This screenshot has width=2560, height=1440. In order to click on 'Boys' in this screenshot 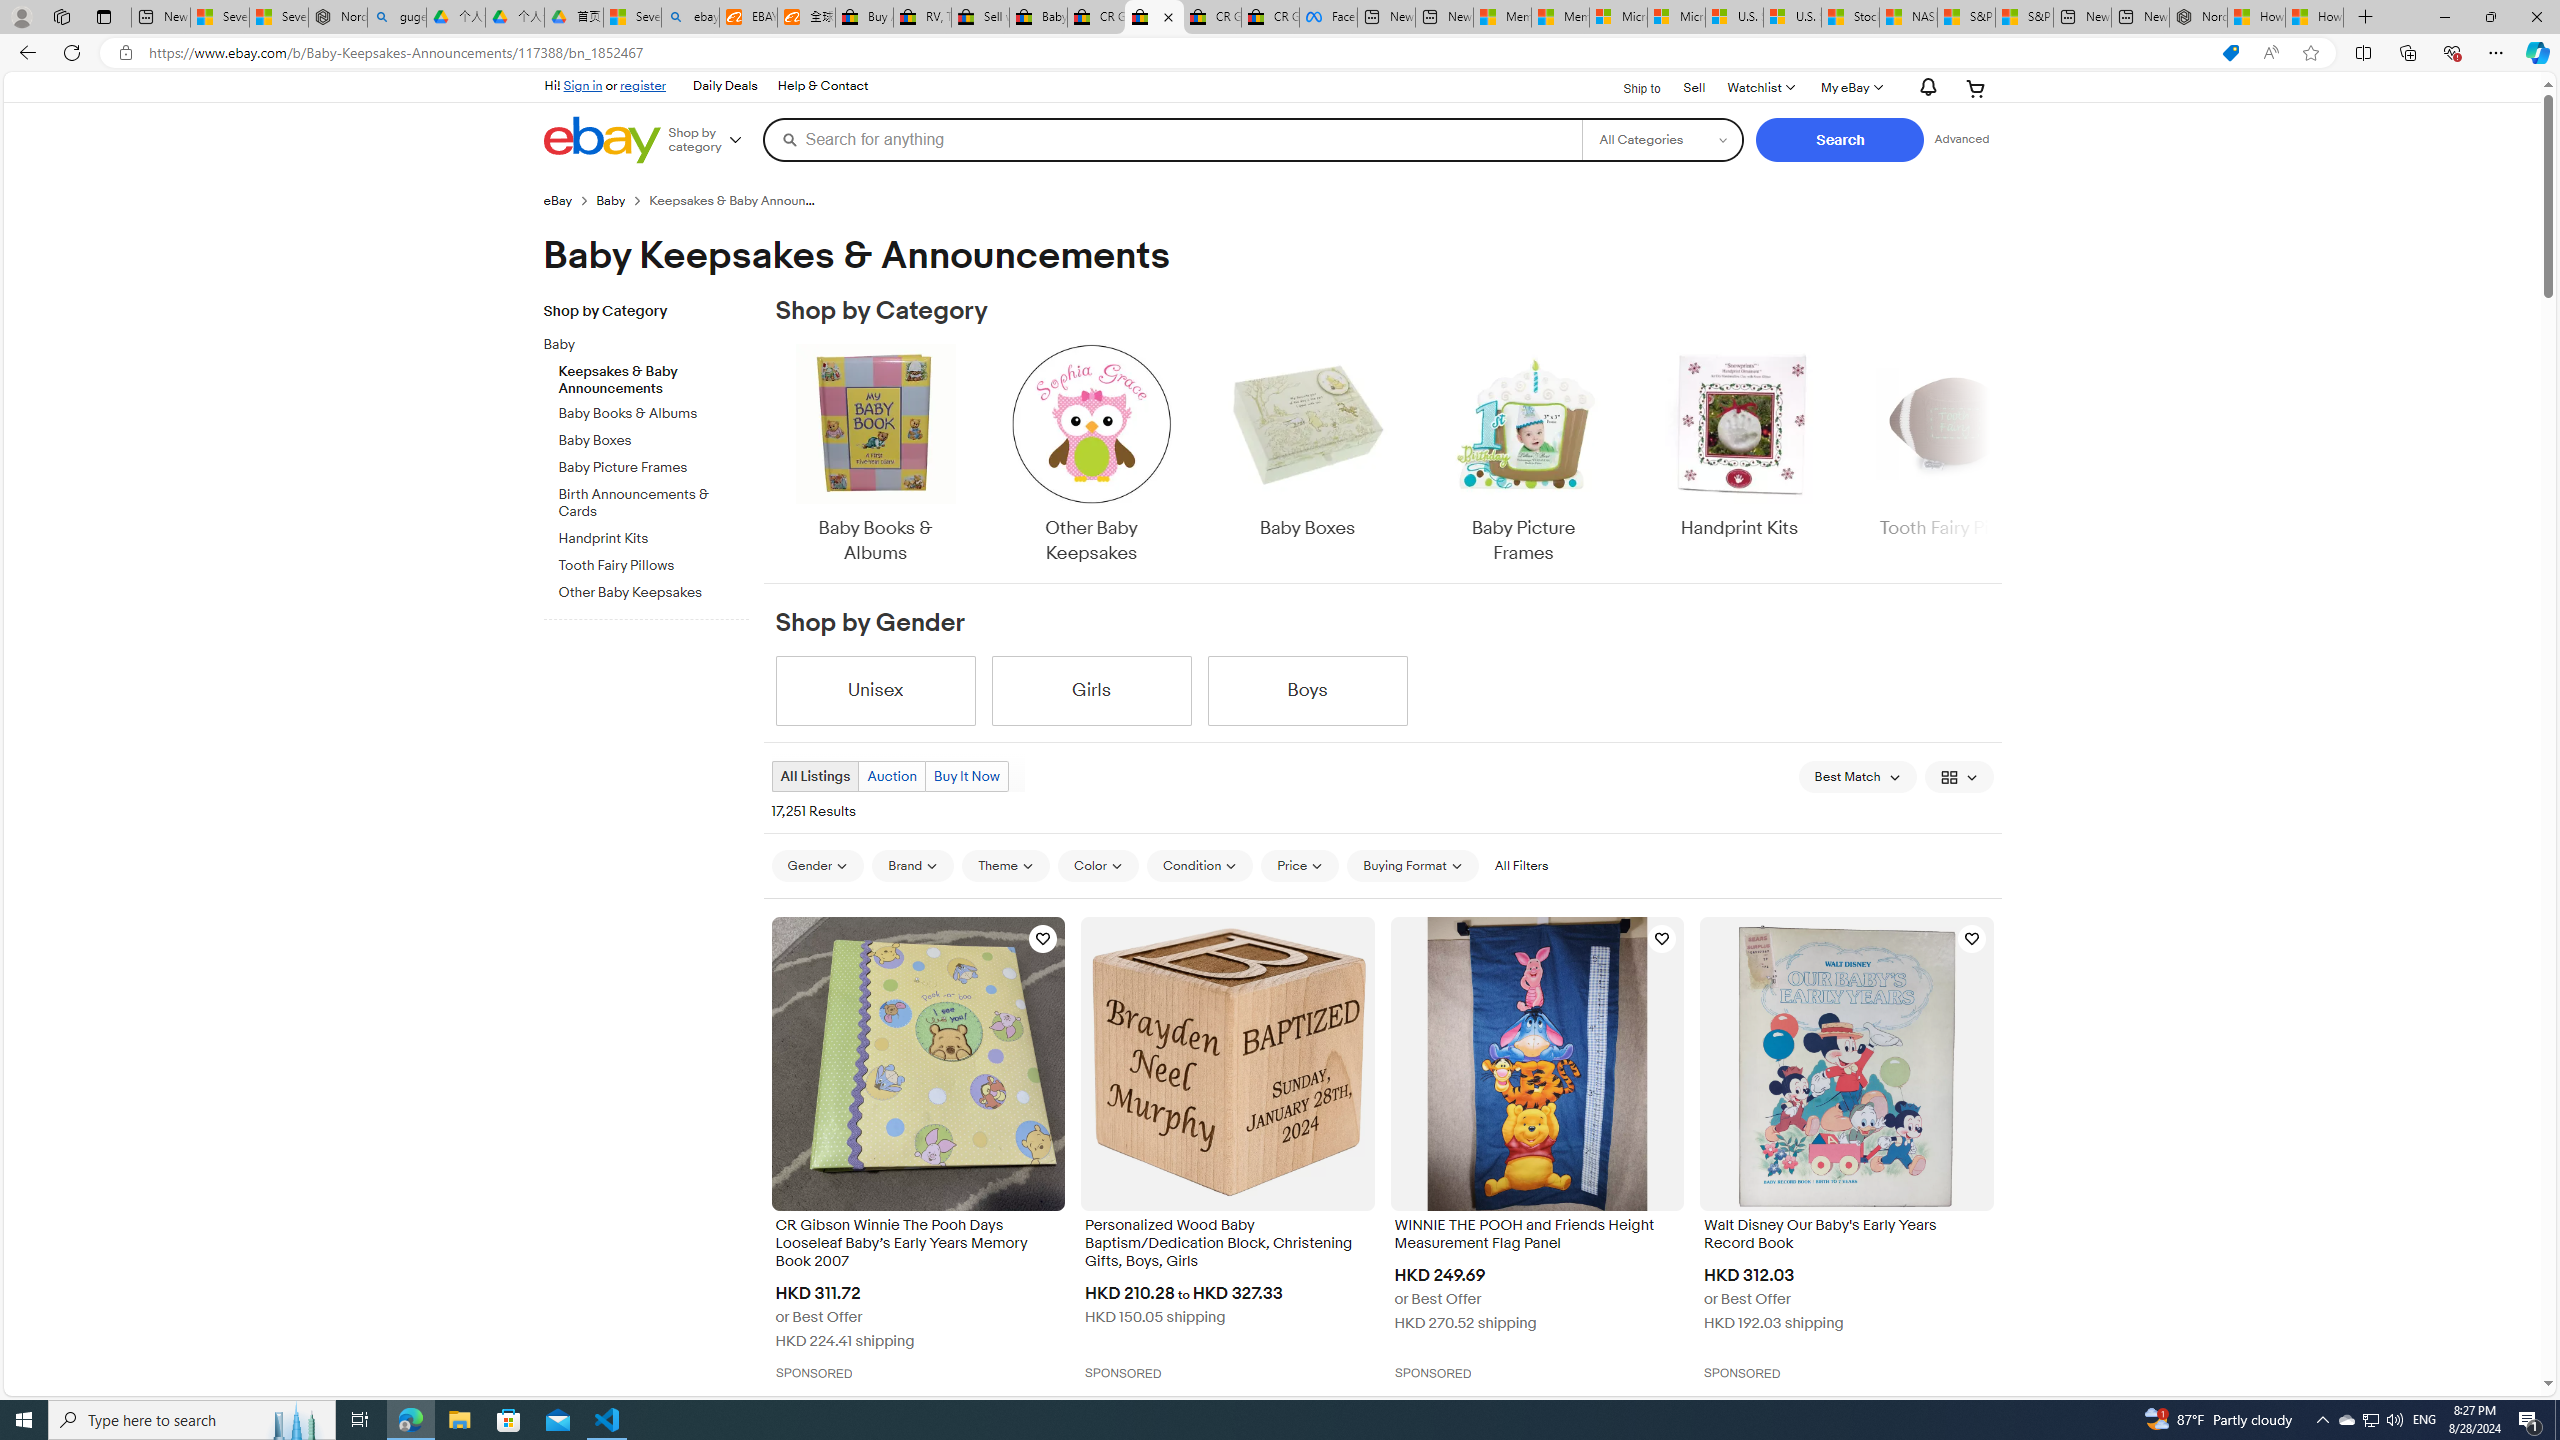, I will do `click(1305, 690)`.